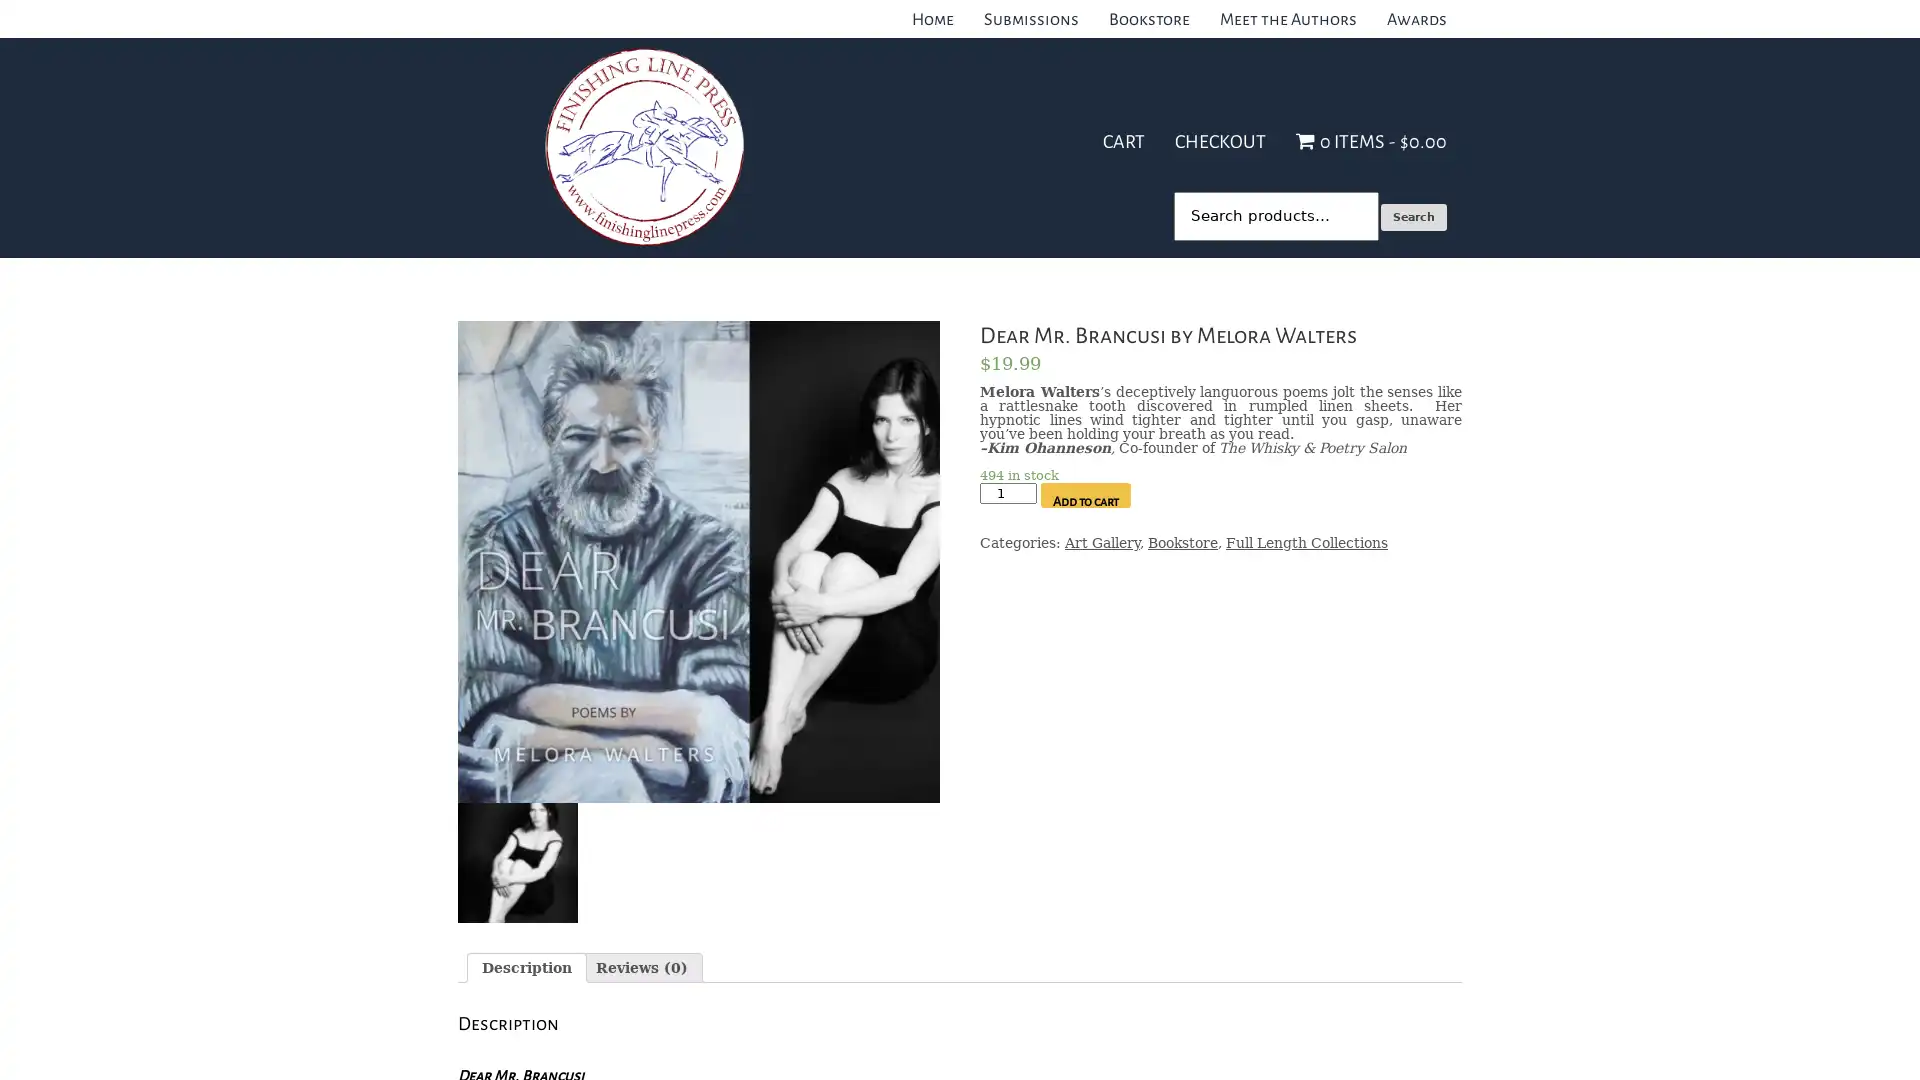 This screenshot has height=1080, width=1920. I want to click on Search, so click(1413, 217).